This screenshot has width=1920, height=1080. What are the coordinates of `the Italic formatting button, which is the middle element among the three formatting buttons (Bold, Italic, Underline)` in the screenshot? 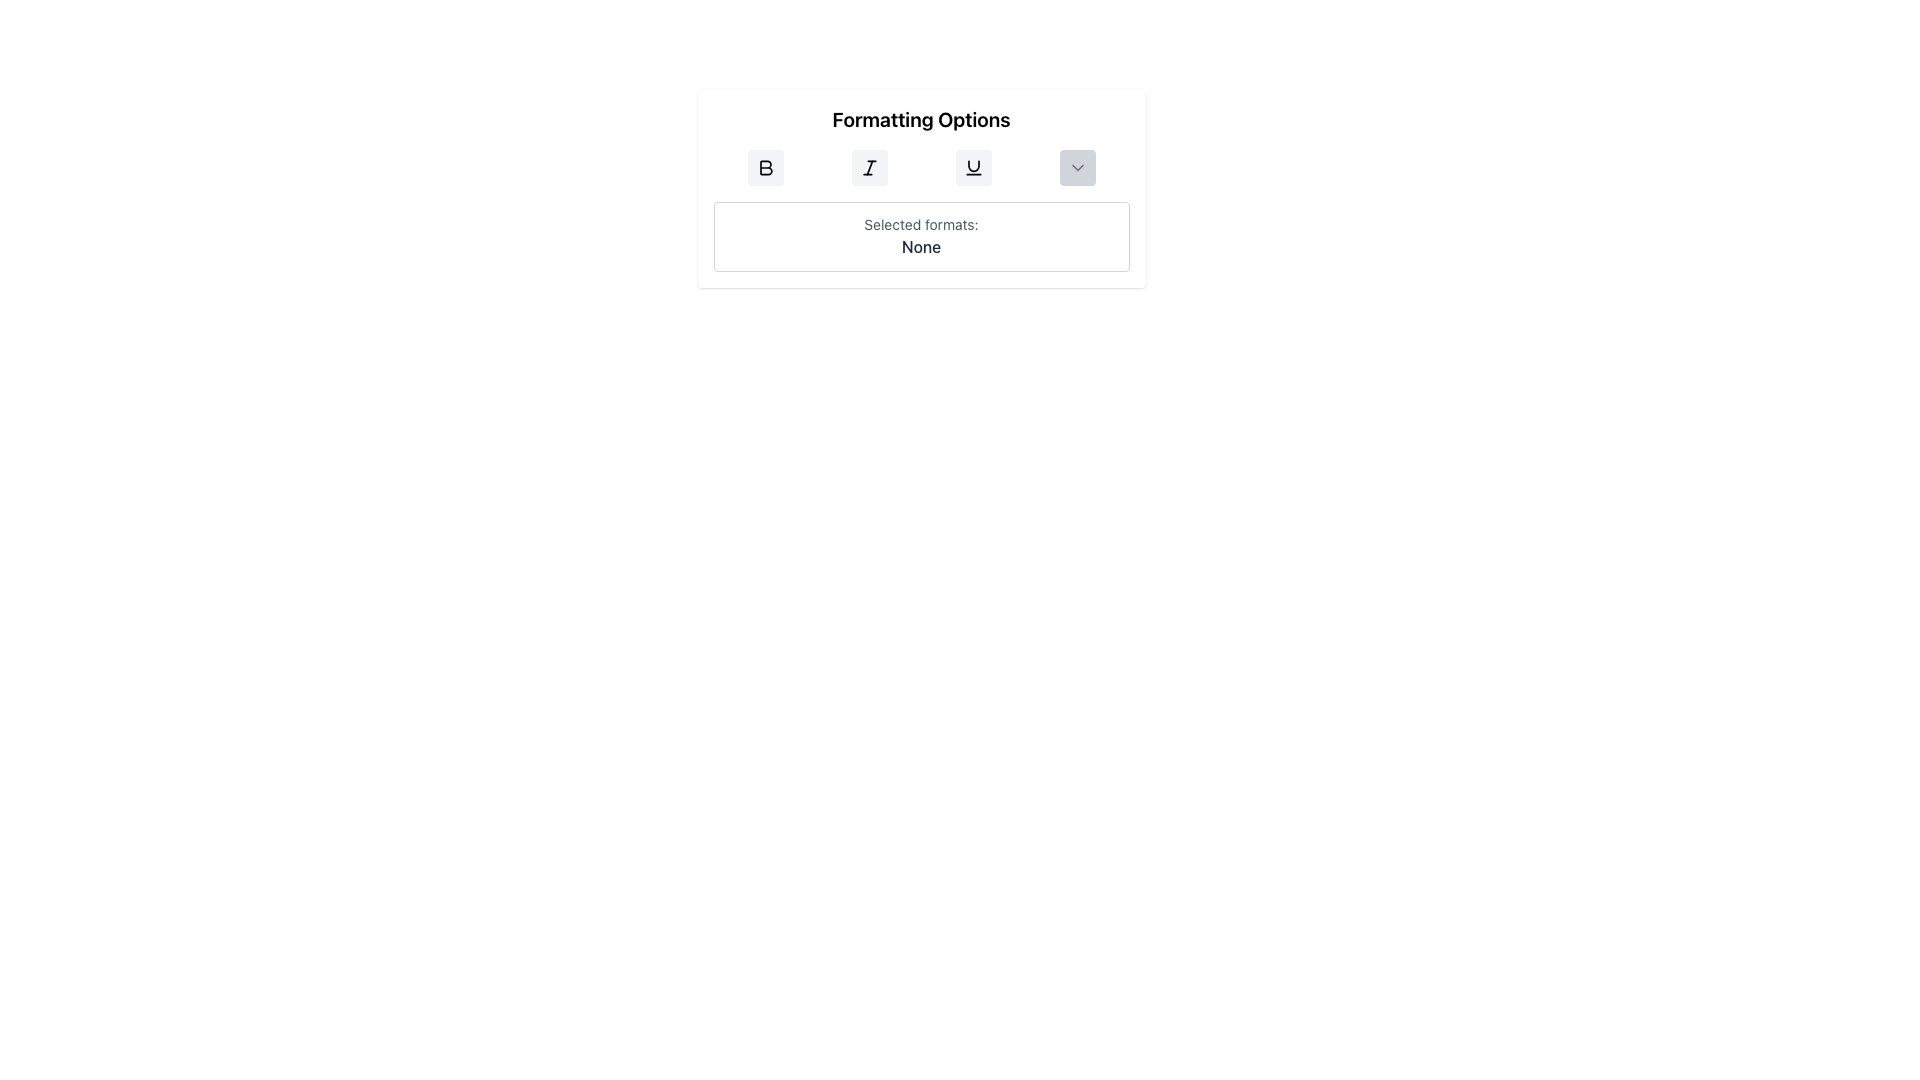 It's located at (869, 167).